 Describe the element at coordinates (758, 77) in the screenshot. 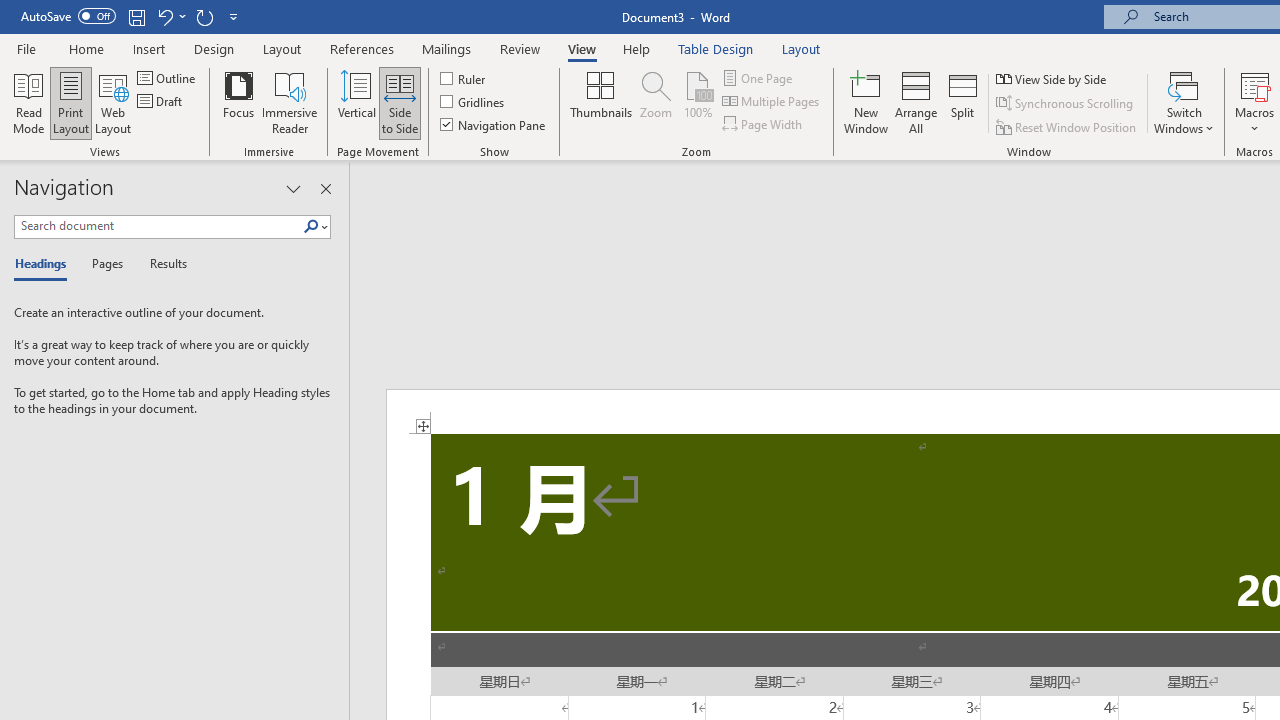

I see `'One Page'` at that location.